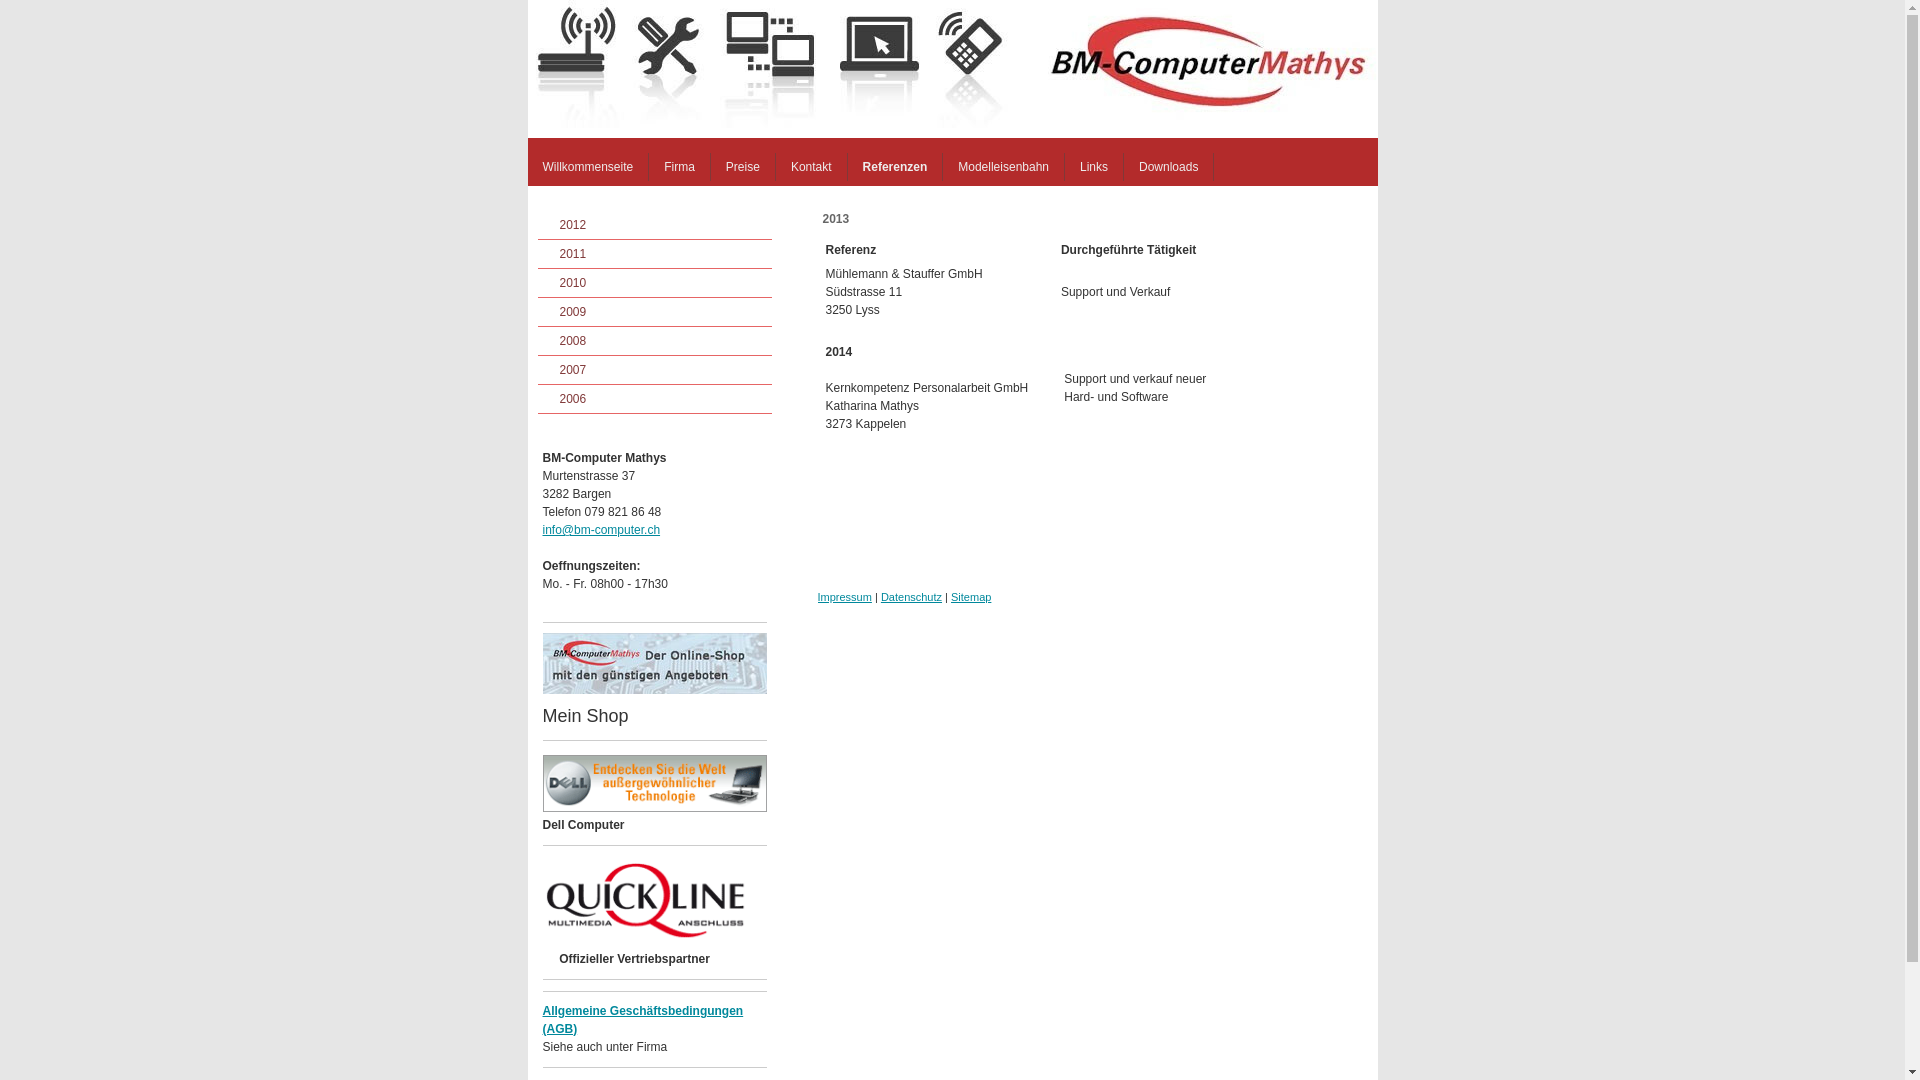  I want to click on '2007', so click(654, 370).